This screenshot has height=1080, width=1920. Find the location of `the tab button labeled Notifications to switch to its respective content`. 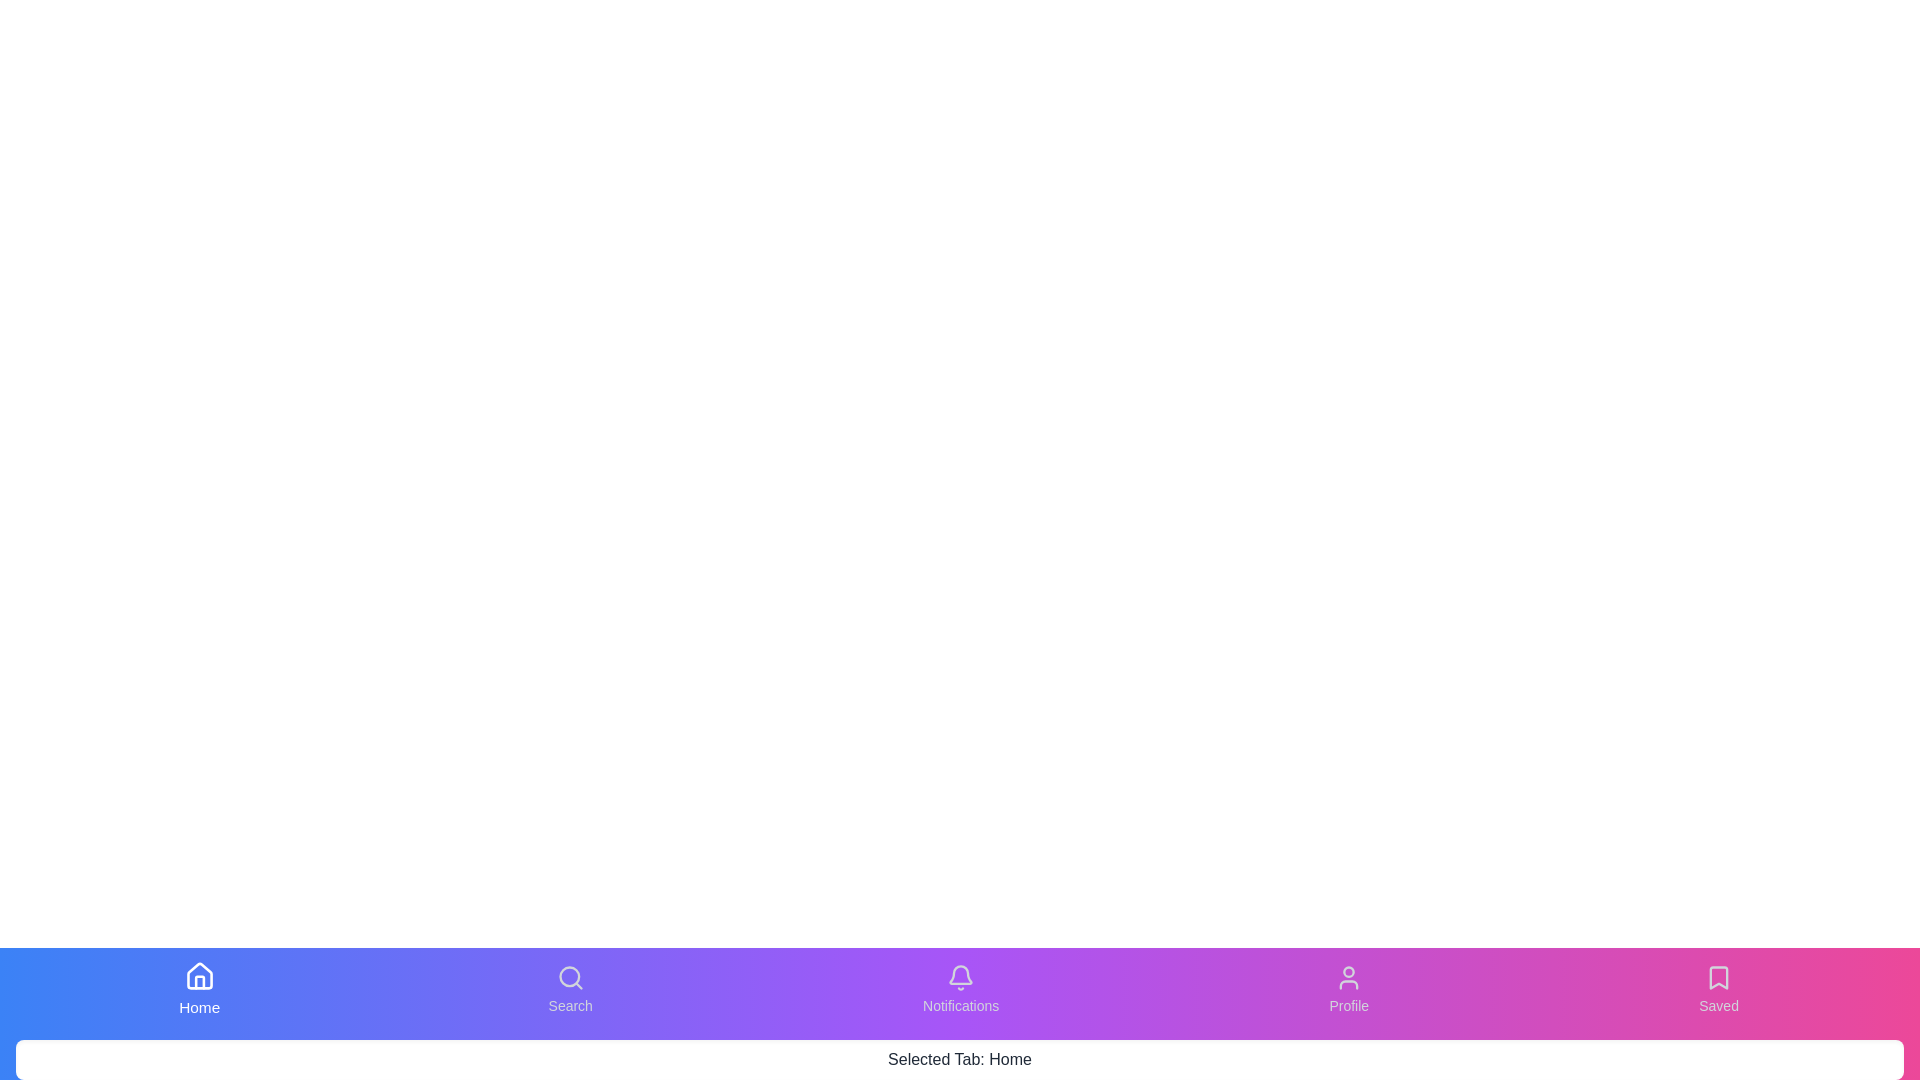

the tab button labeled Notifications to switch to its respective content is located at coordinates (961, 990).